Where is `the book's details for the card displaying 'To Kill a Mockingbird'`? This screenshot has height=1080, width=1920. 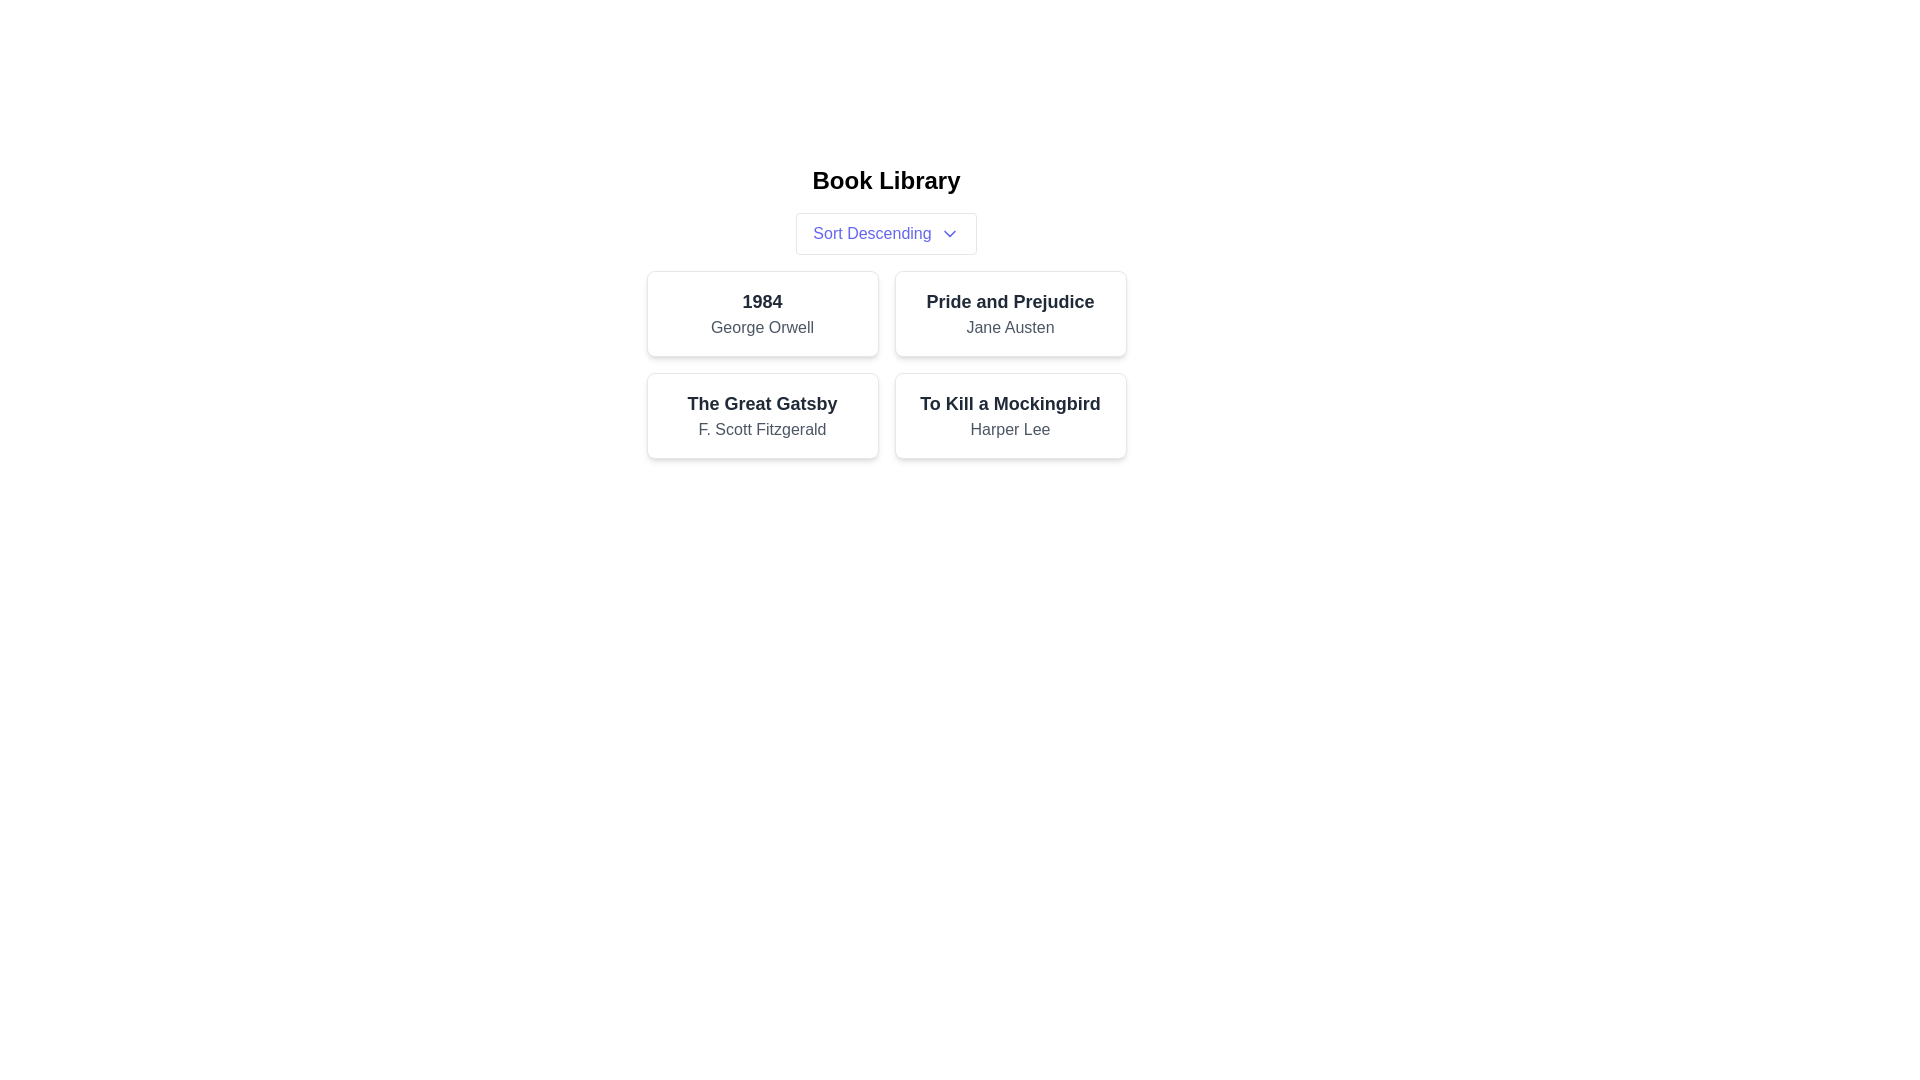
the book's details for the card displaying 'To Kill a Mockingbird' is located at coordinates (1010, 415).